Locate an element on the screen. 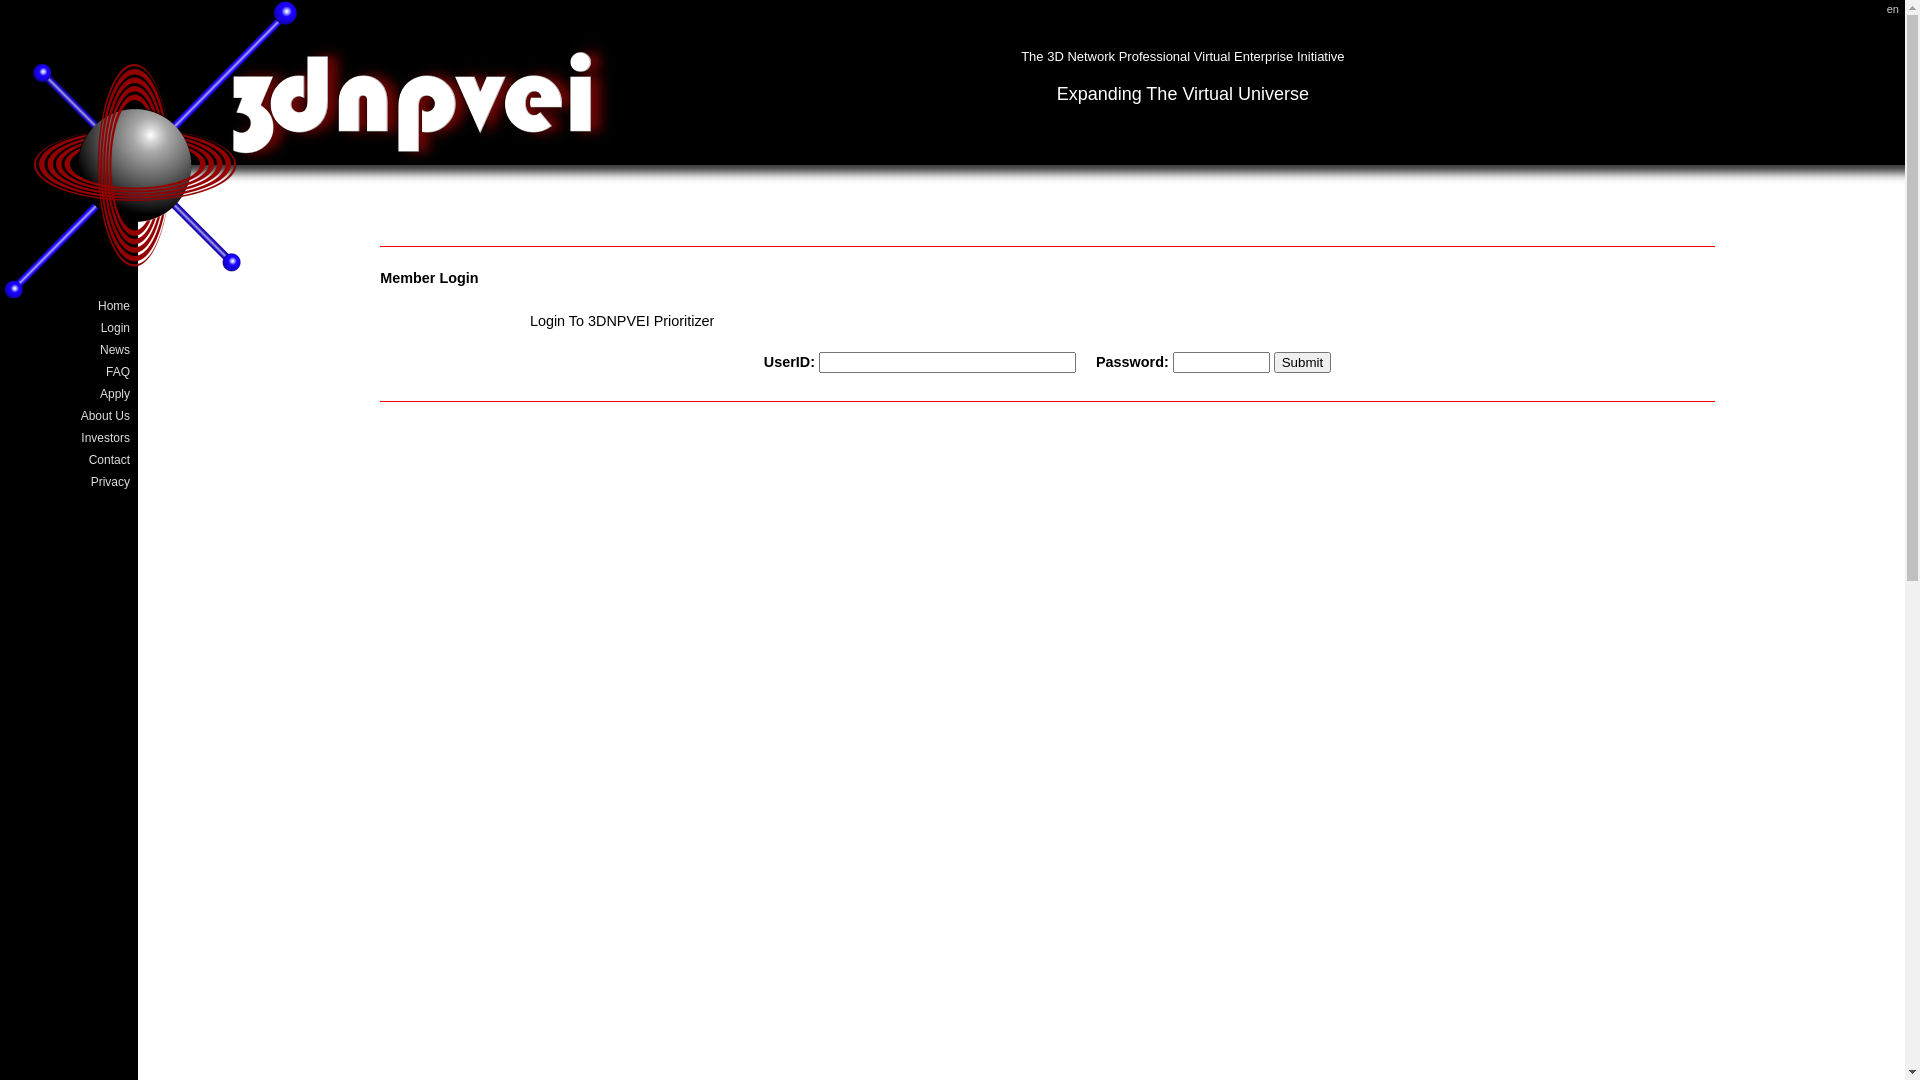 Image resolution: width=1920 pixels, height=1080 pixels. 'About Us' is located at coordinates (70, 415).